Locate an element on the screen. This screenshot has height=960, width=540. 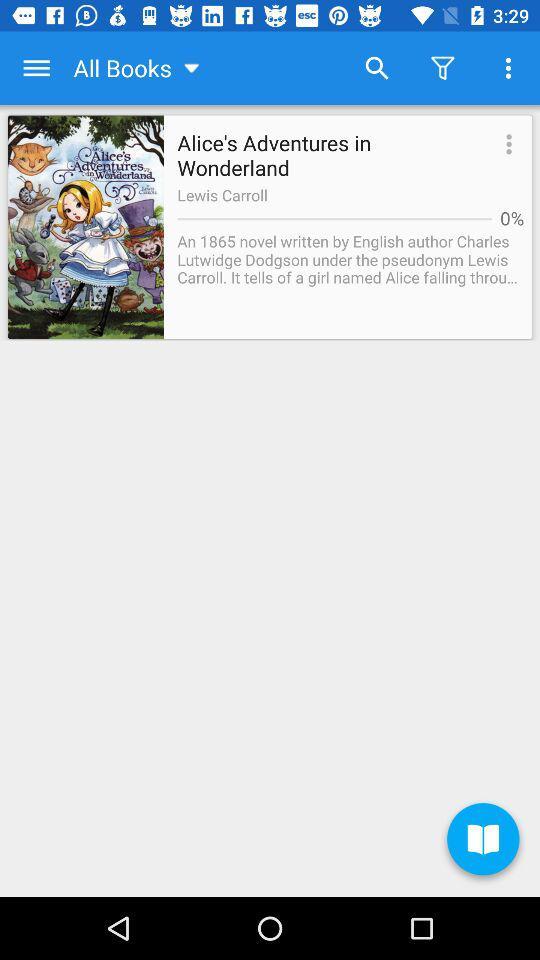
icon above lewis carroll item is located at coordinates (504, 145).